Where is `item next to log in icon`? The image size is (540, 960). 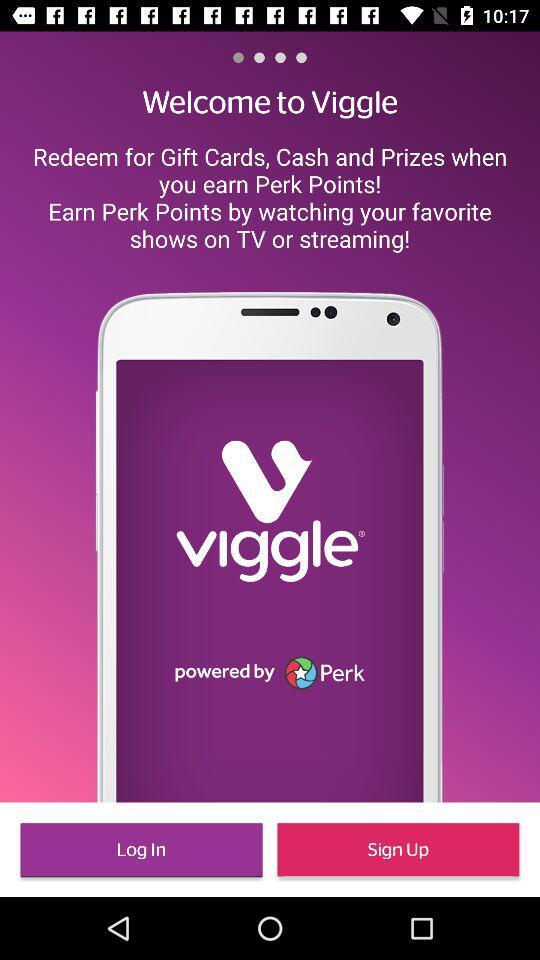
item next to log in icon is located at coordinates (398, 848).